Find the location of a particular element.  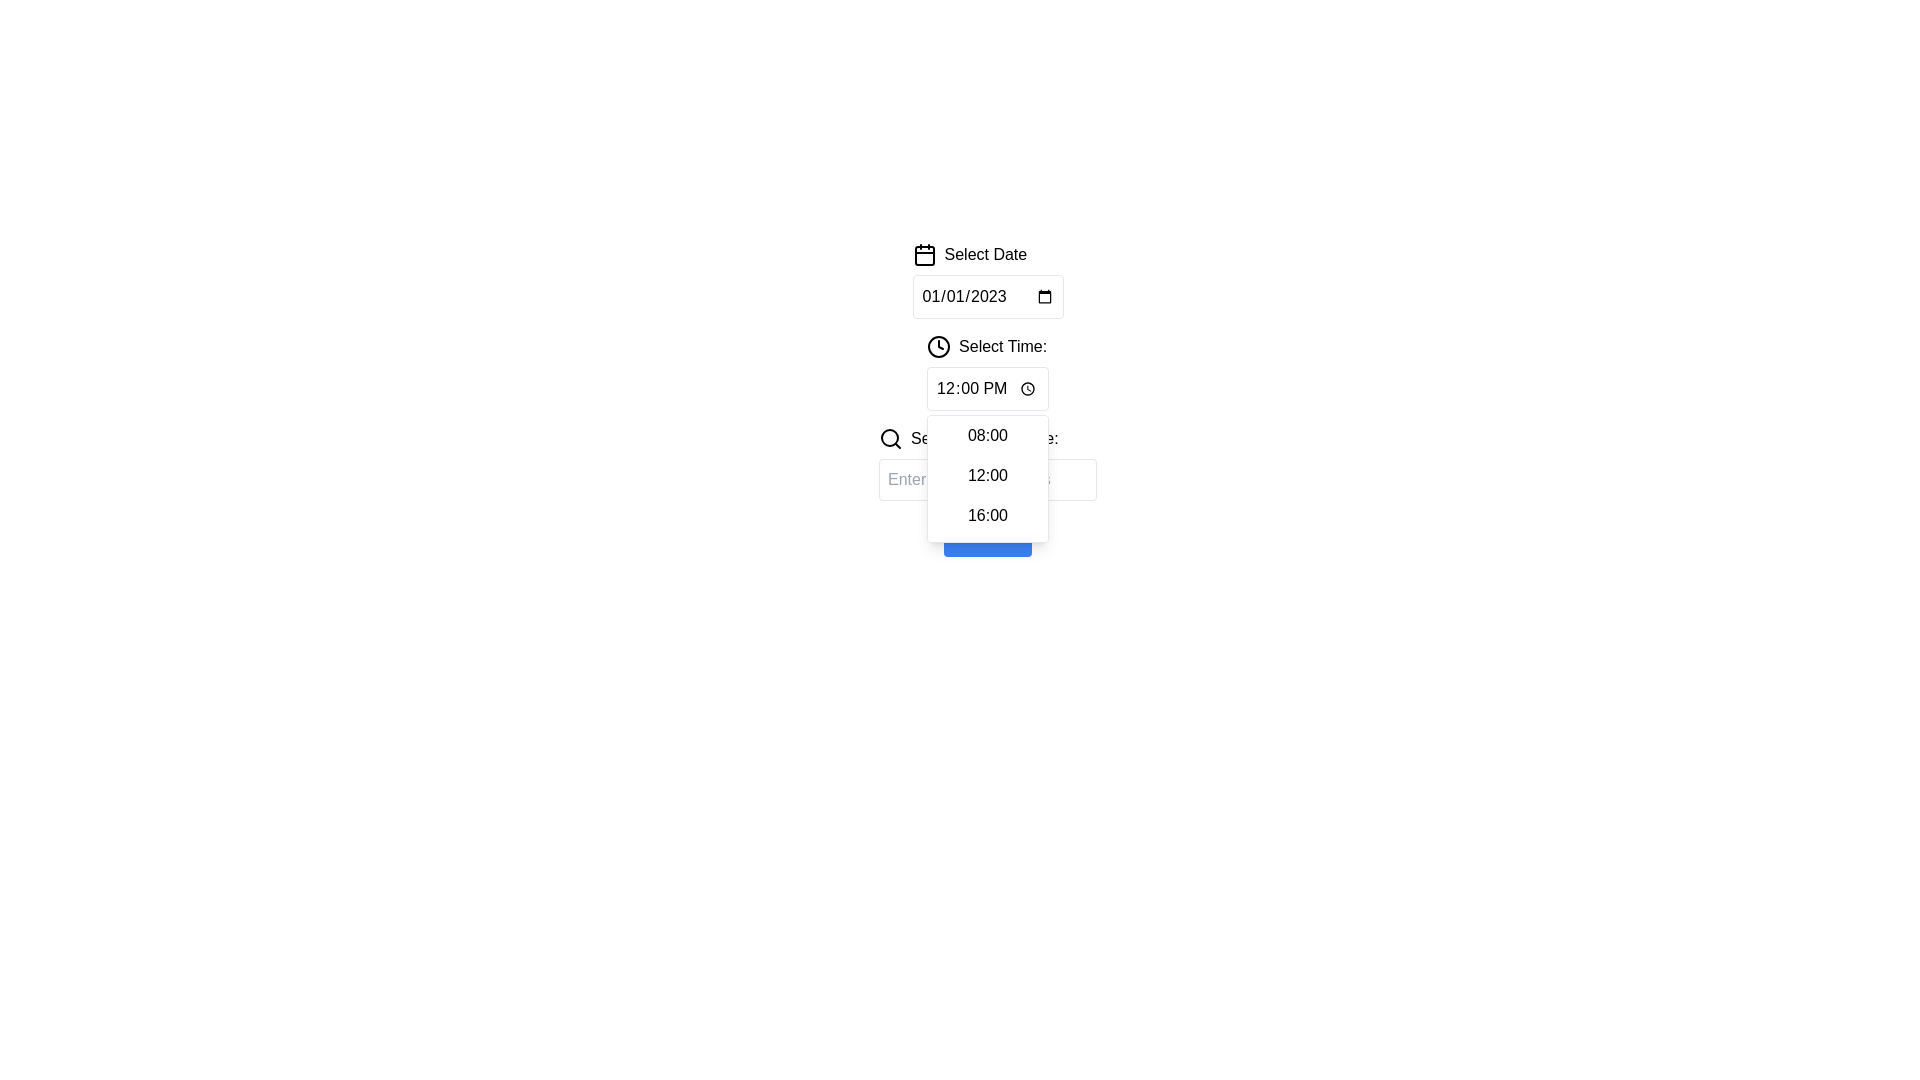

text label that says 'Search Date & Time:' located near the top-center of the interface, above the text input field with the placeholder 'Enter search keywords' is located at coordinates (988, 438).